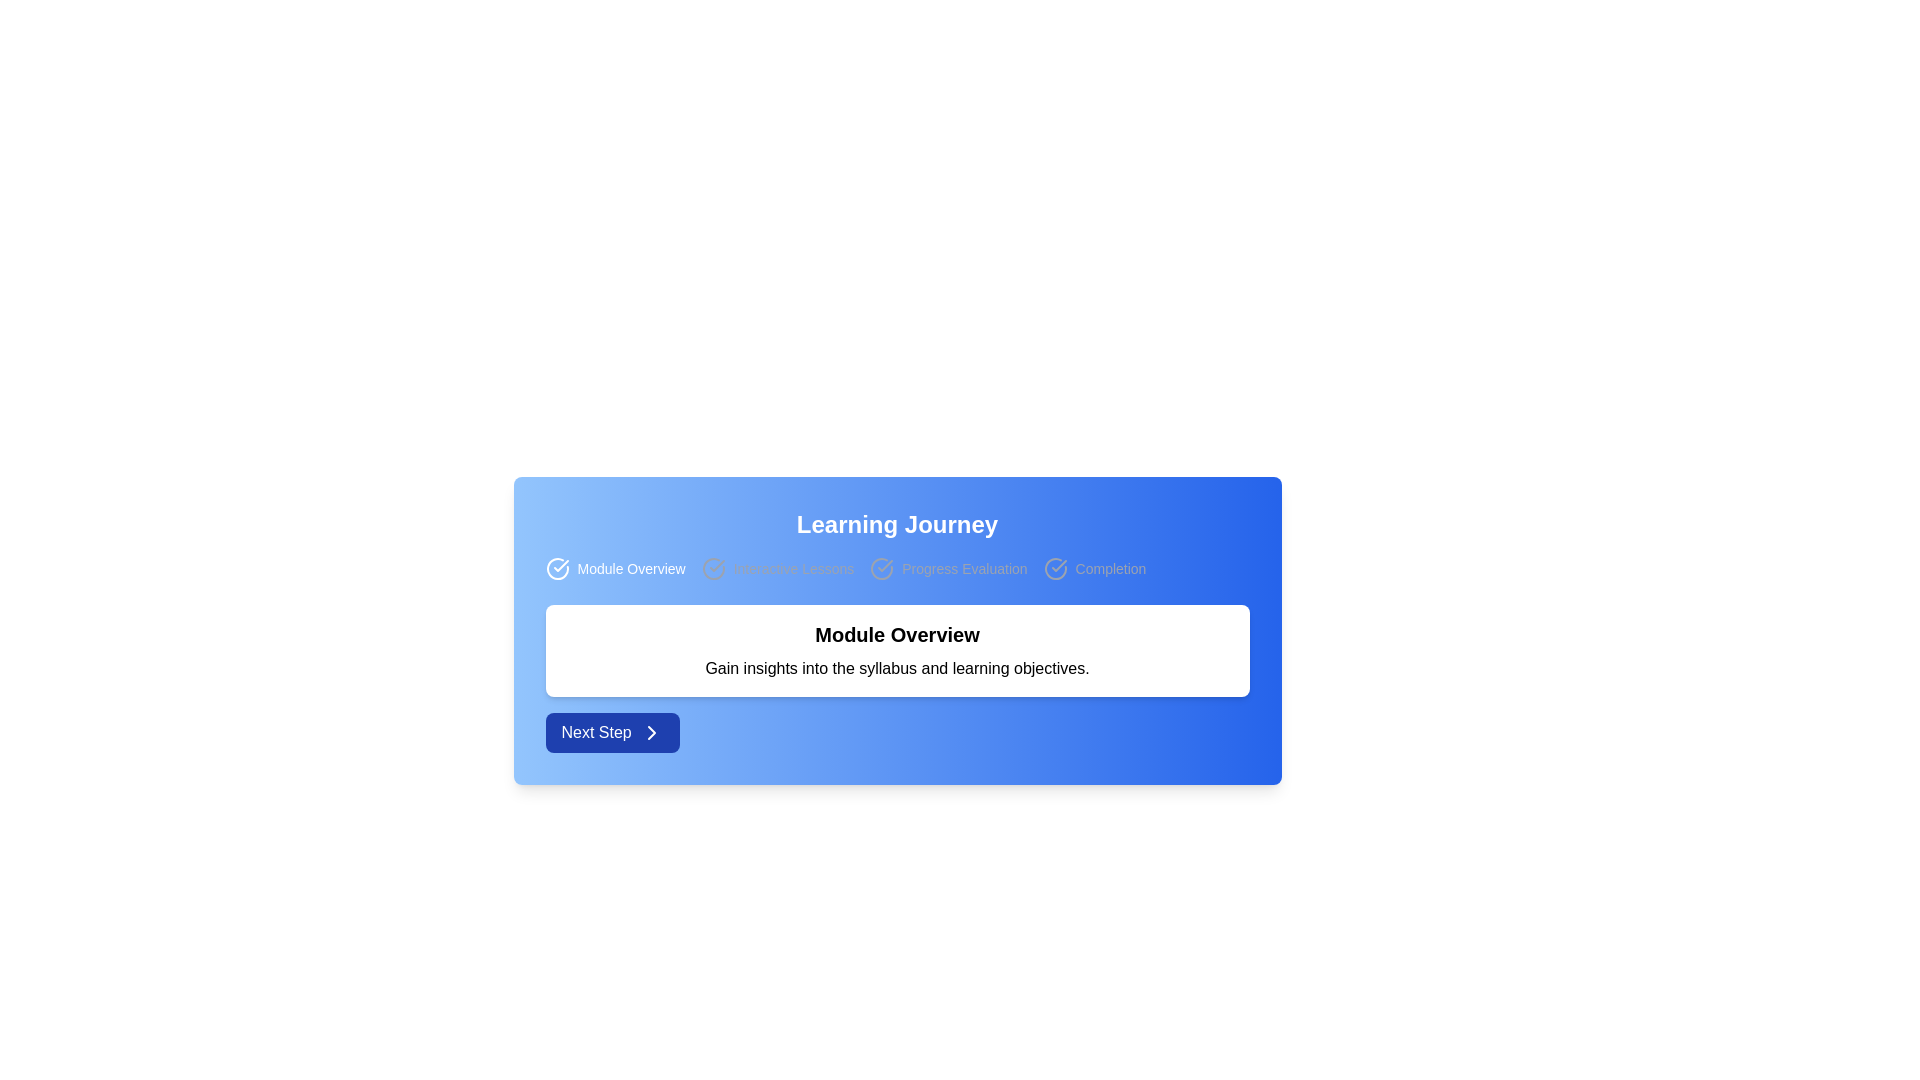 The width and height of the screenshot is (1920, 1080). I want to click on the circular icon with a checkmark, which indicates task completion, located to the right of the 'Completion' label in the 'Learning Journey' section, so click(1054, 569).